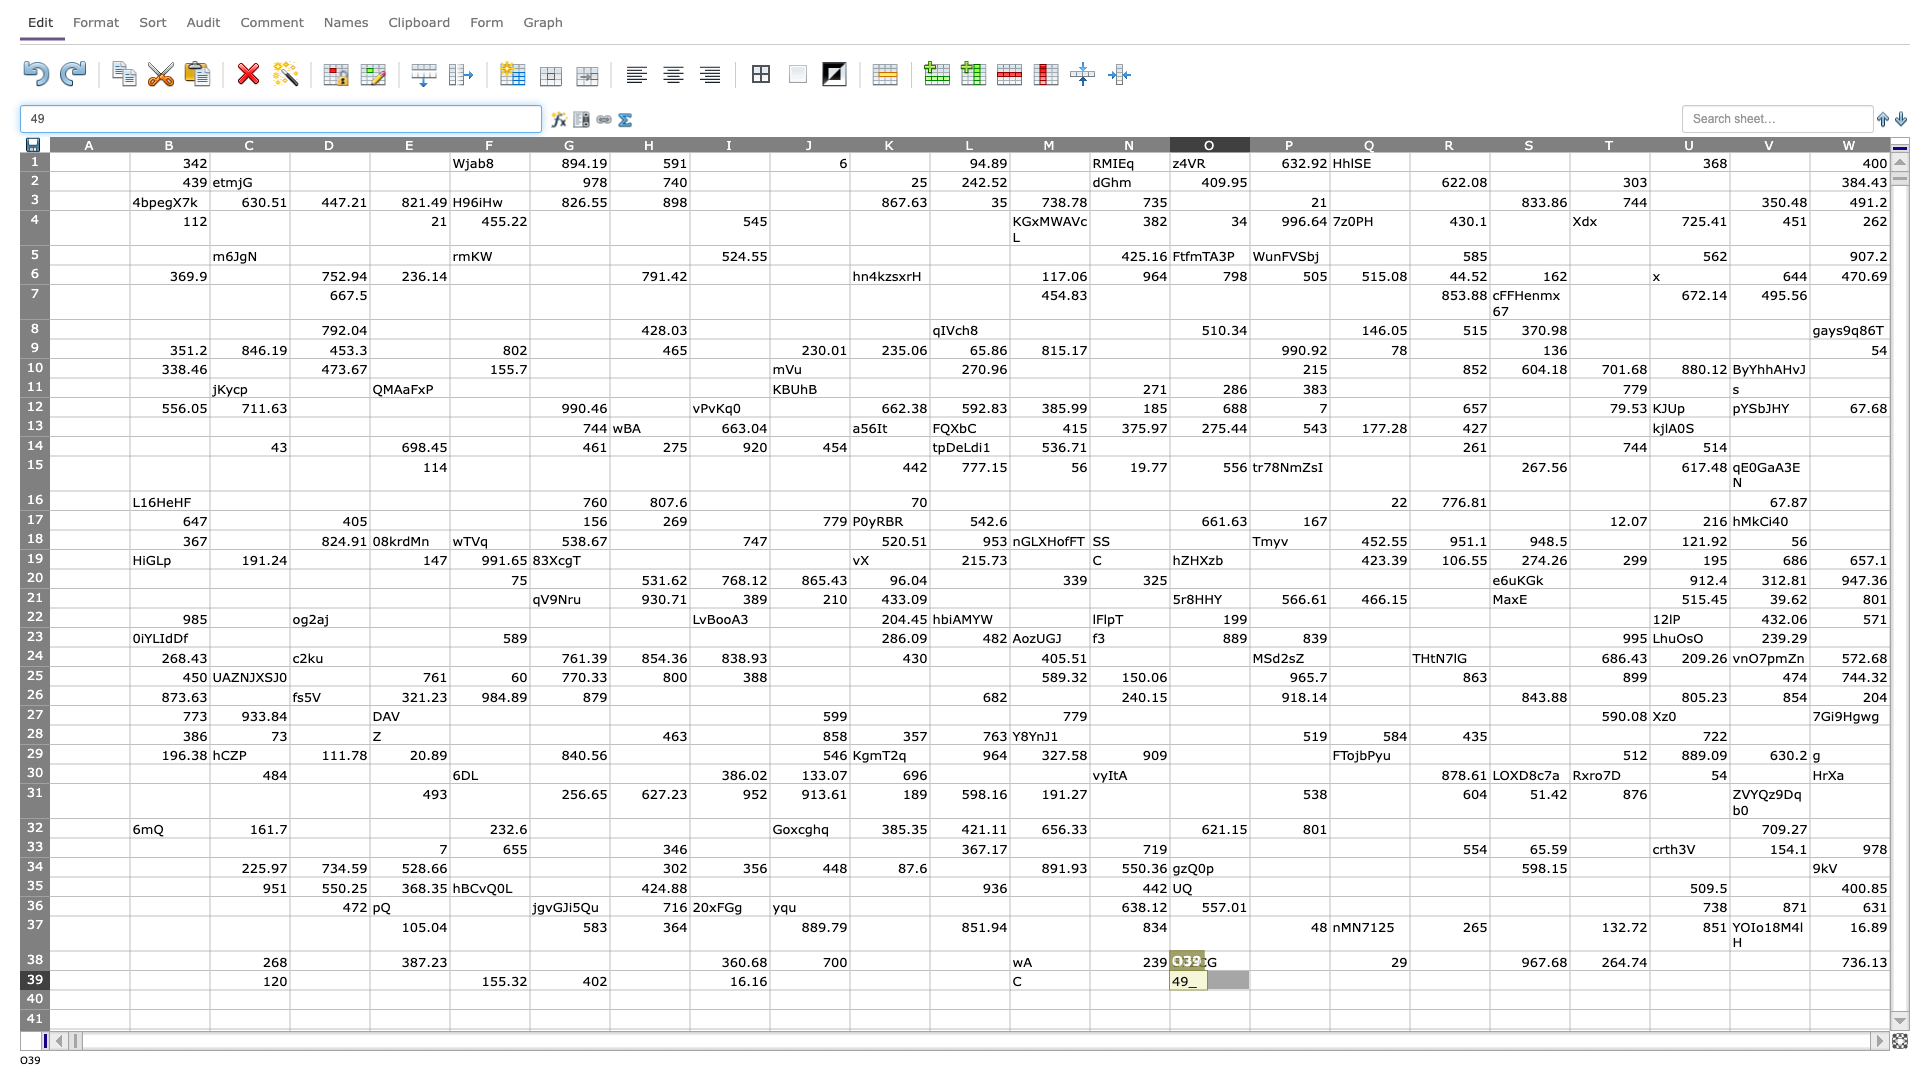  I want to click on Left margin of P39, so click(1248, 979).